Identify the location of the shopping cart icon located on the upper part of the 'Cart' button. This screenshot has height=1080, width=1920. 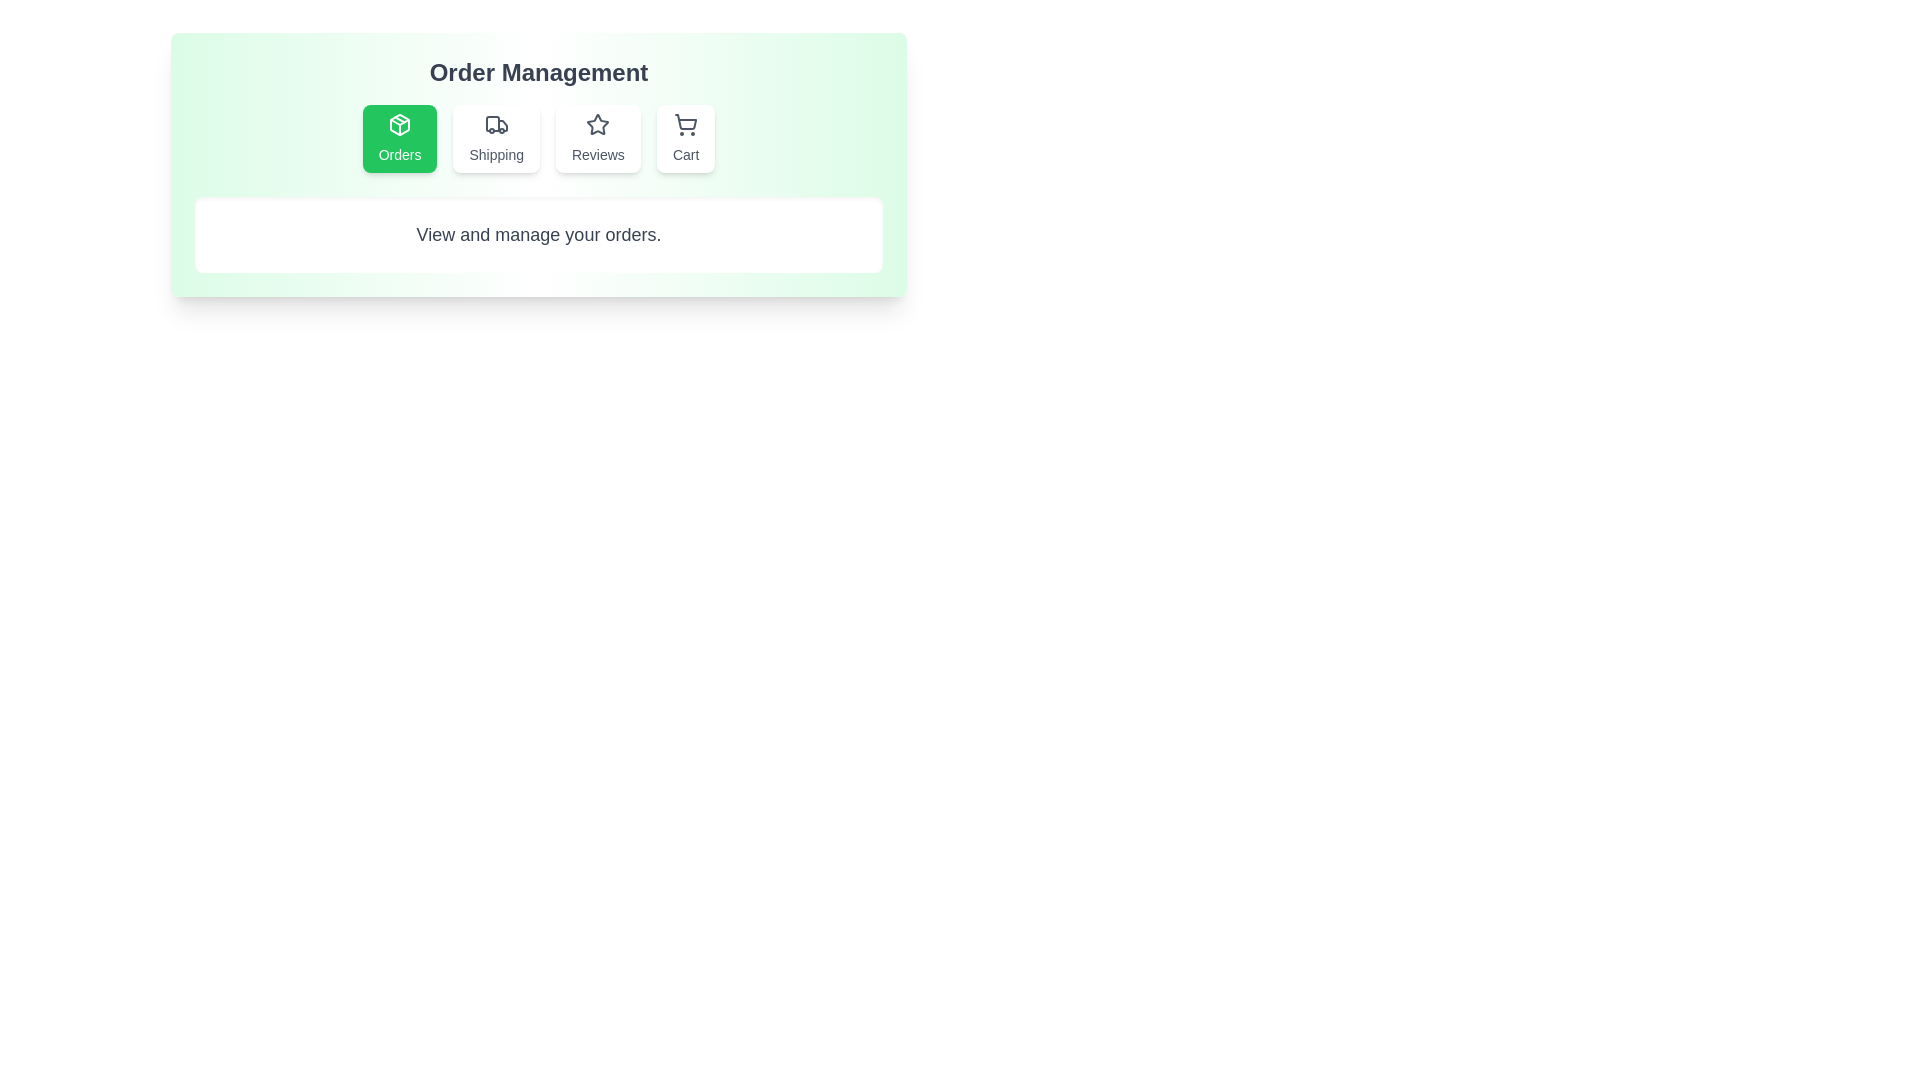
(686, 124).